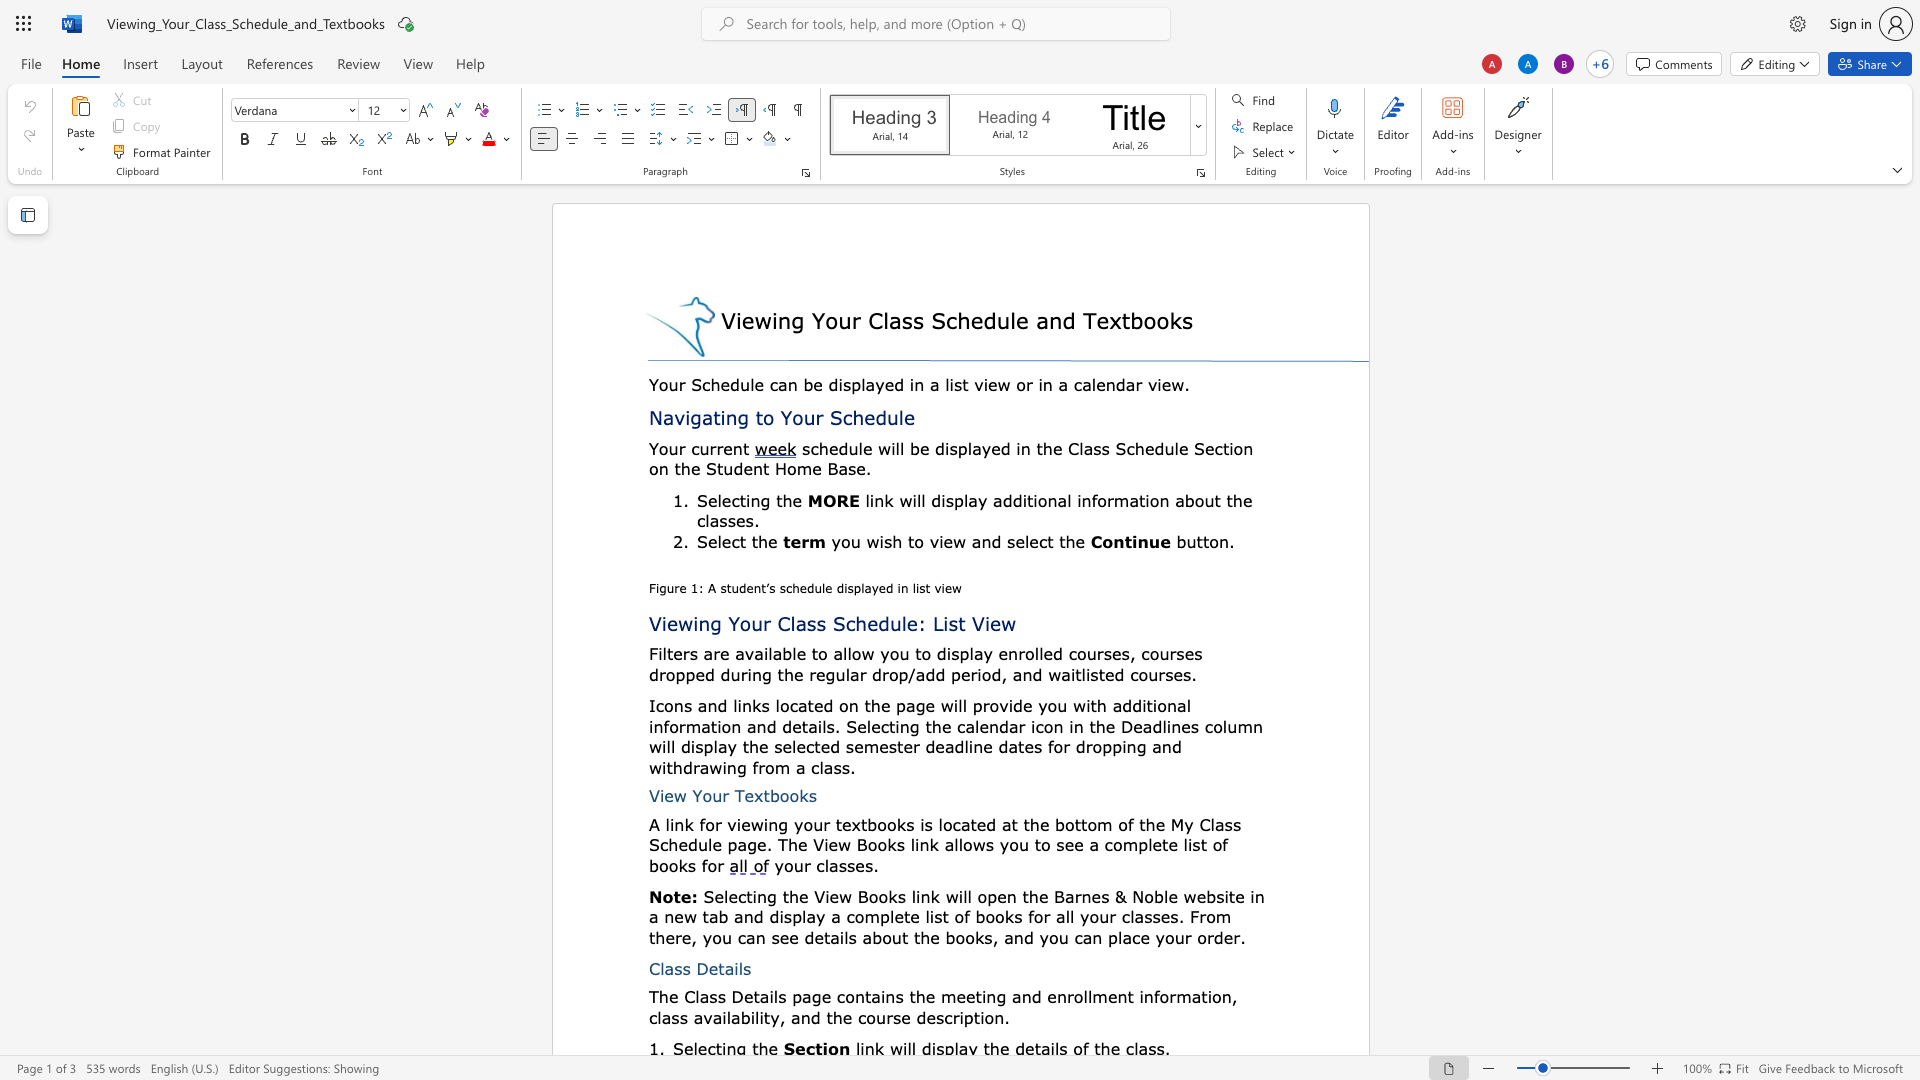 The image size is (1920, 1080). I want to click on the space between the continuous character "o" and "r" in the text, so click(1168, 996).